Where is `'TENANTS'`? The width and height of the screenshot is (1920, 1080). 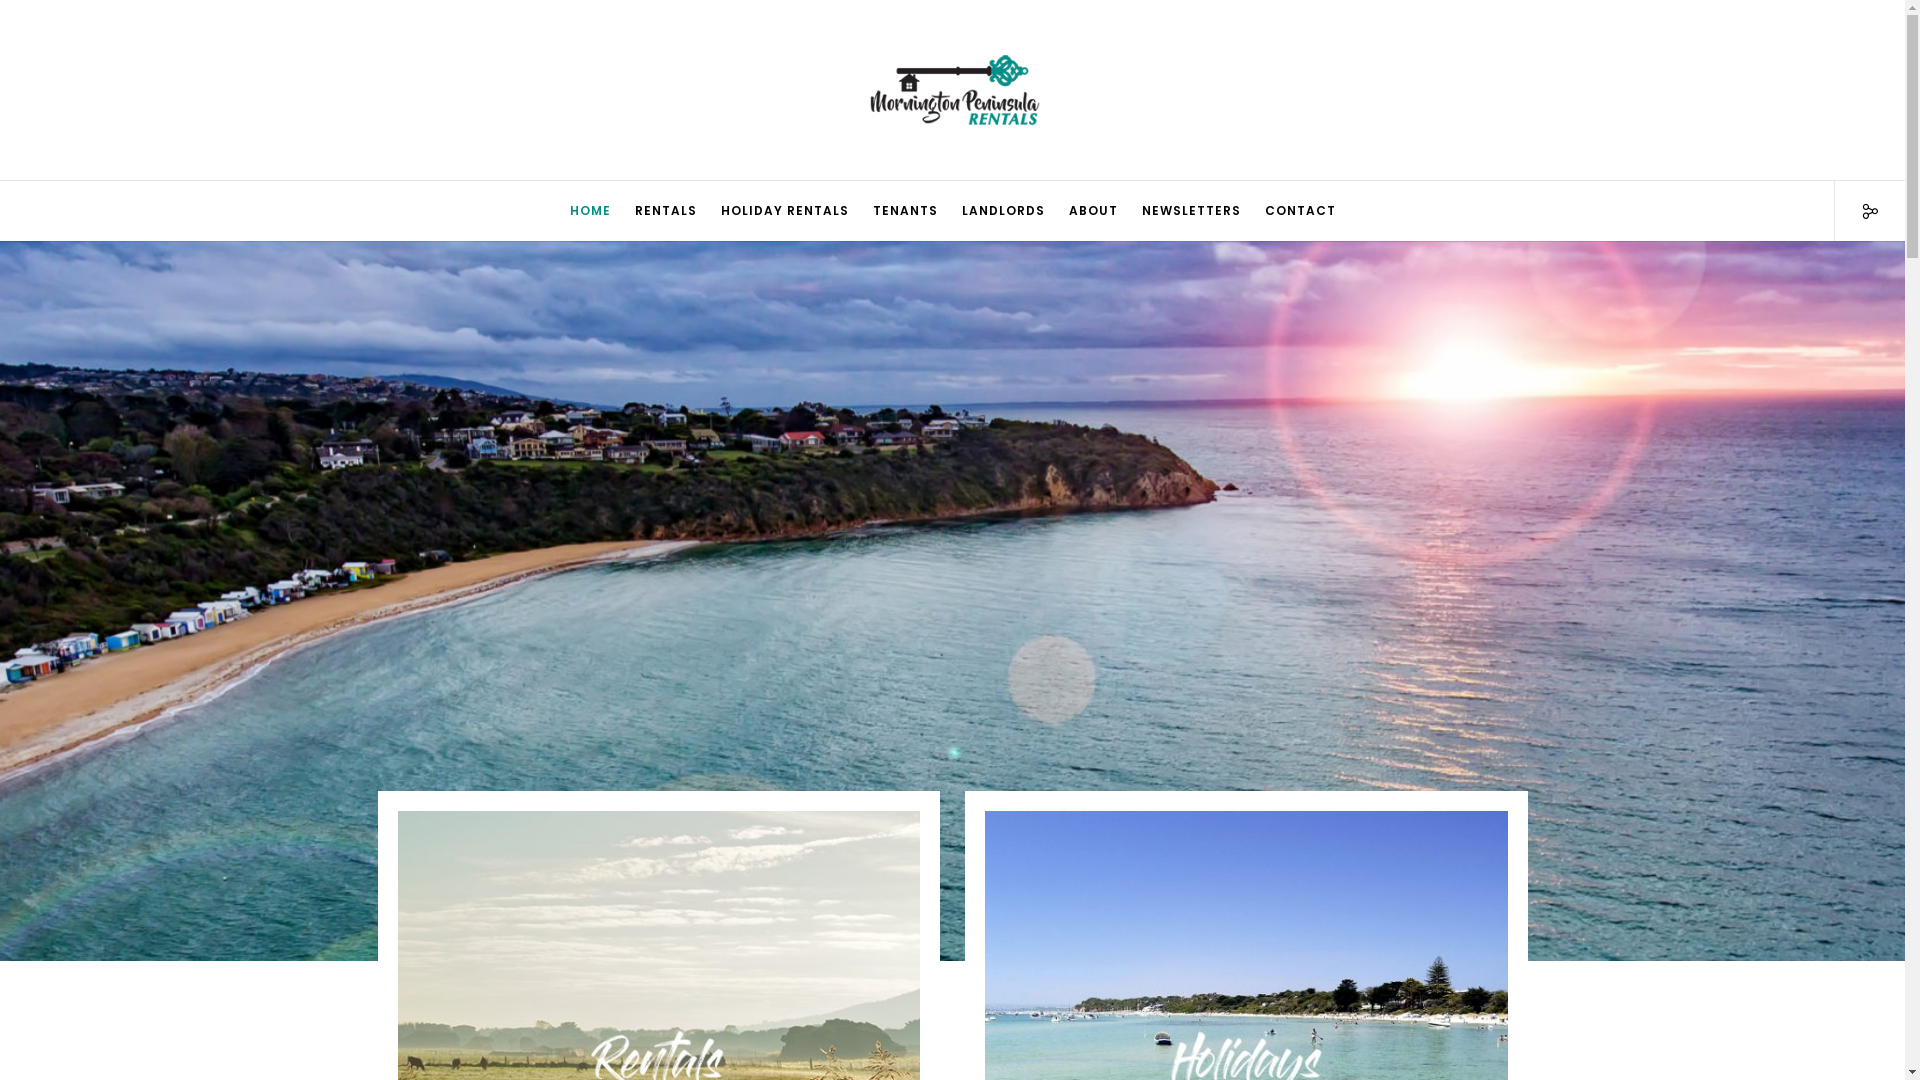
'TENANTS' is located at coordinates (903, 211).